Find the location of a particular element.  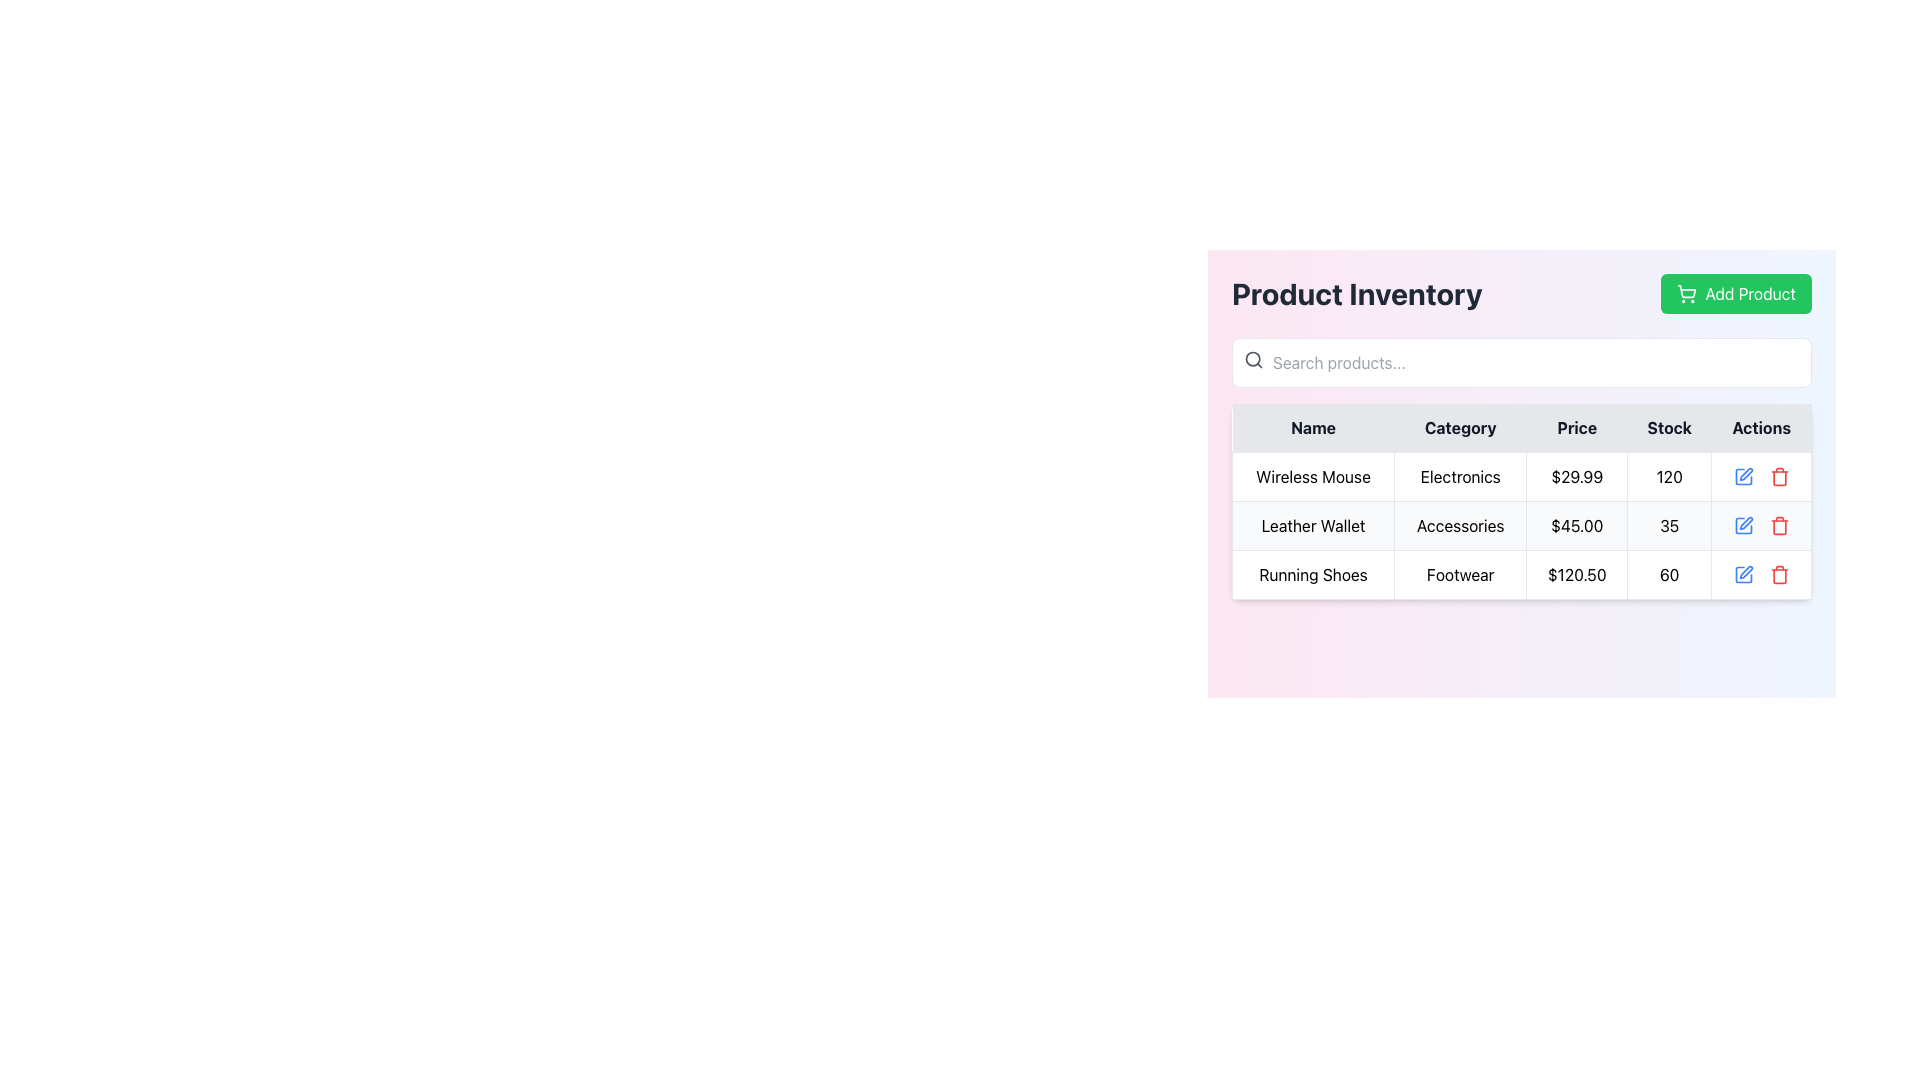

the red-colored trash can icon in the 'Actions' column of the table aligned with the 'Wireless Mouse' row is located at coordinates (1779, 477).